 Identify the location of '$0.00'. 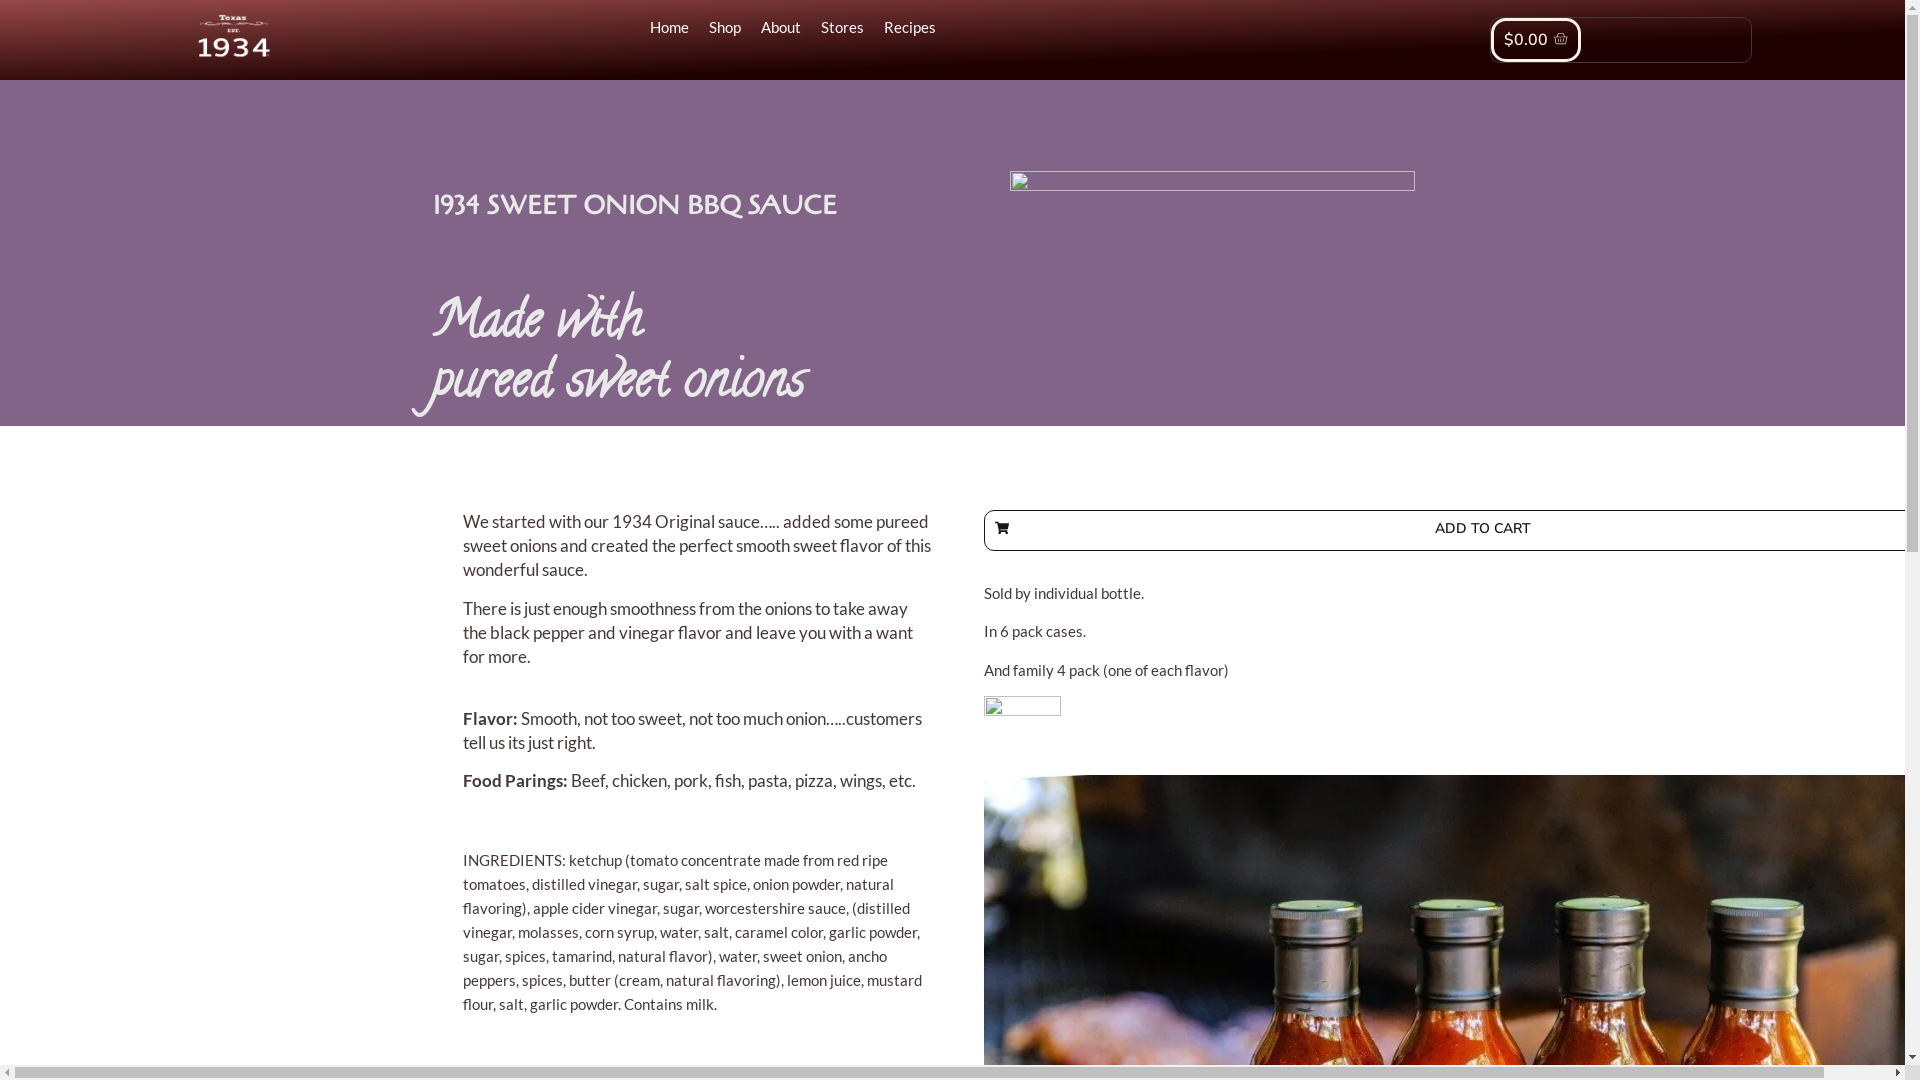
(1535, 39).